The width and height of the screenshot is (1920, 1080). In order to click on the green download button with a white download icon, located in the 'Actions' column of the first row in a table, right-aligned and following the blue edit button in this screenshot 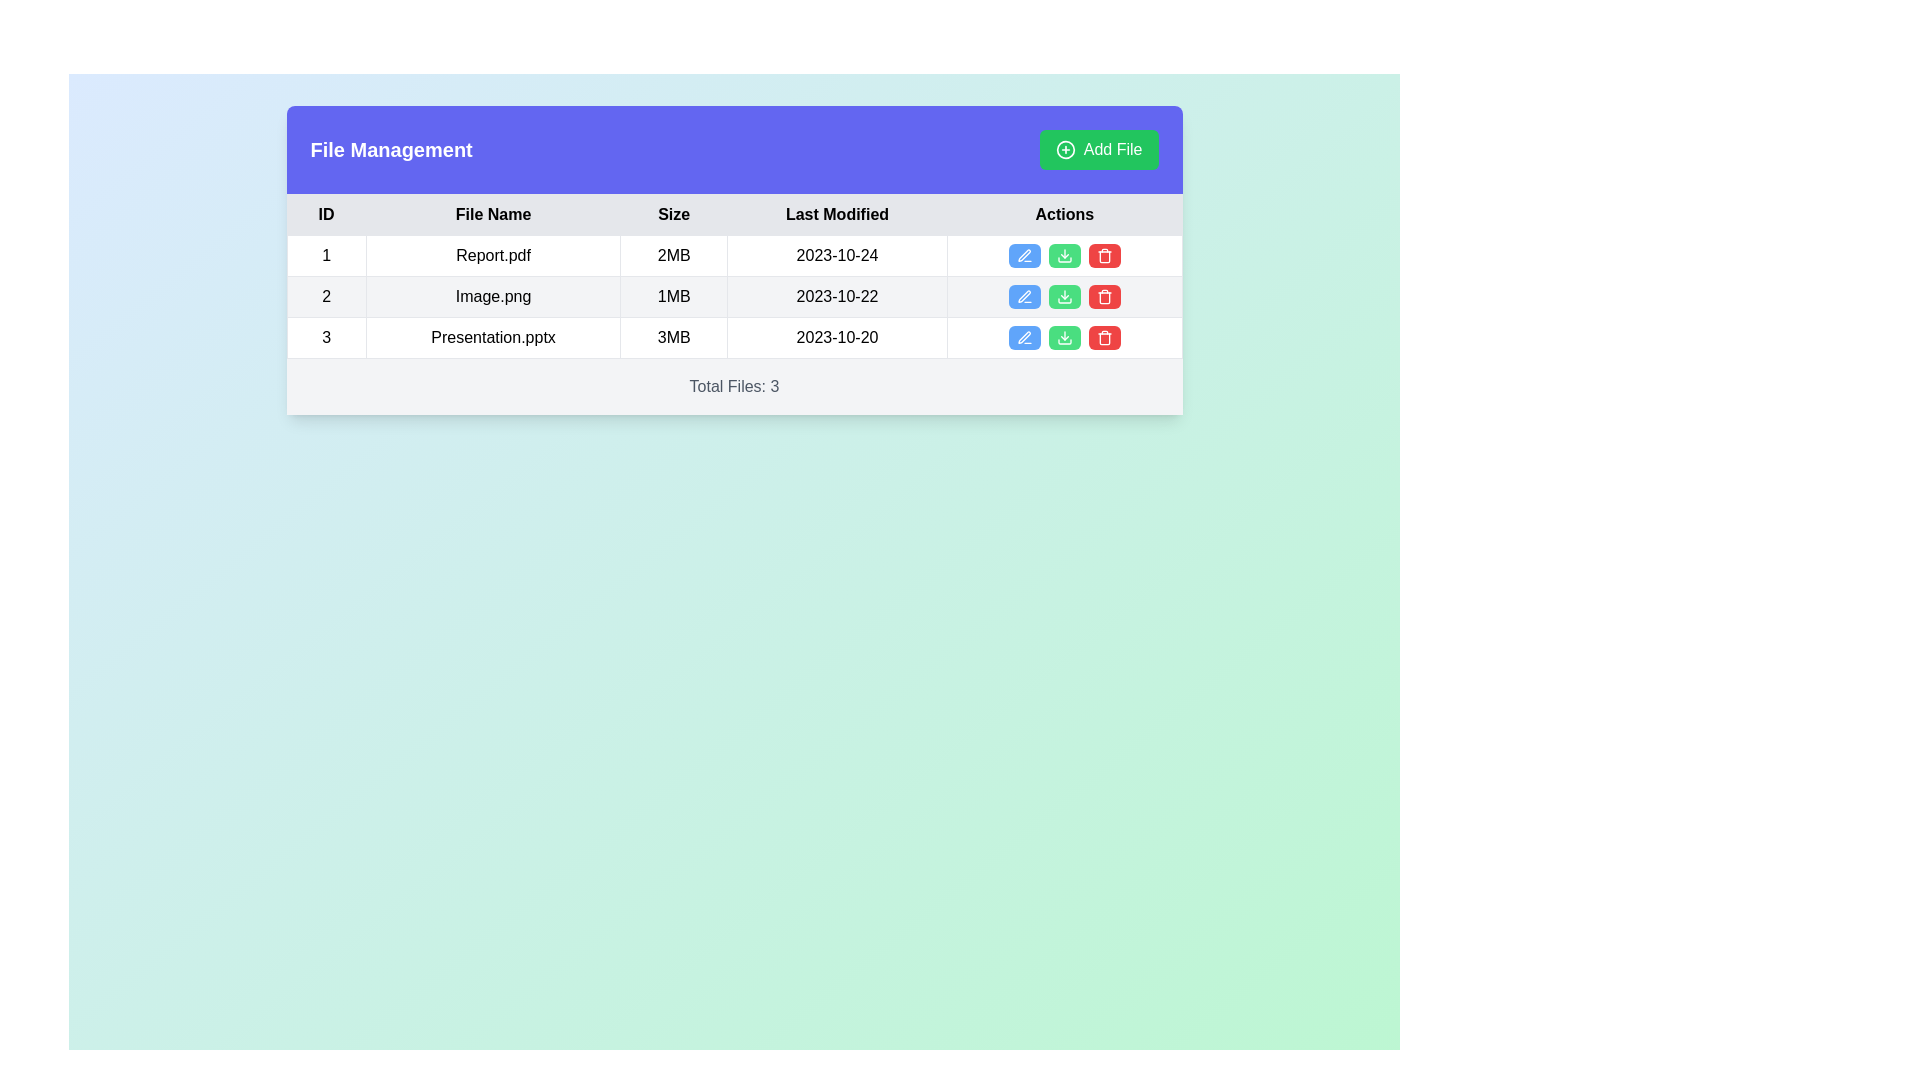, I will do `click(1063, 254)`.